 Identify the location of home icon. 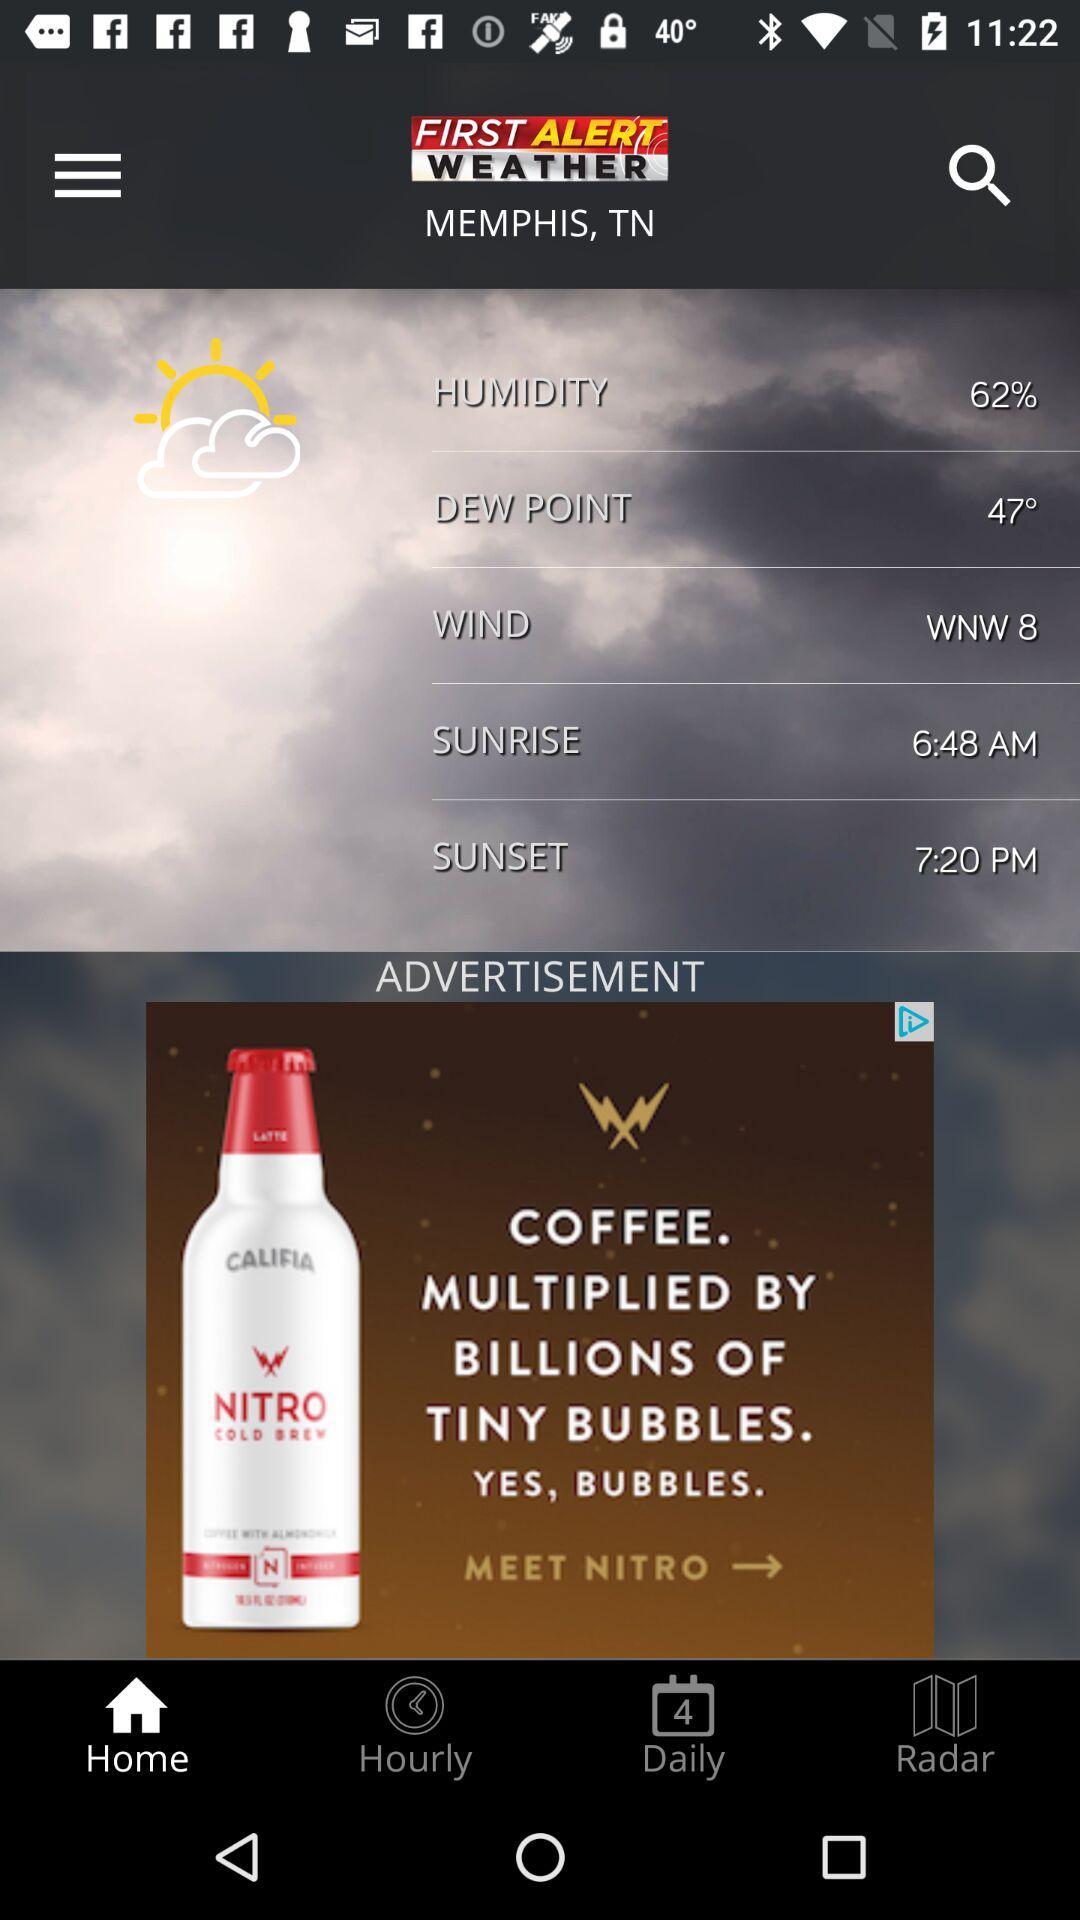
(135, 1726).